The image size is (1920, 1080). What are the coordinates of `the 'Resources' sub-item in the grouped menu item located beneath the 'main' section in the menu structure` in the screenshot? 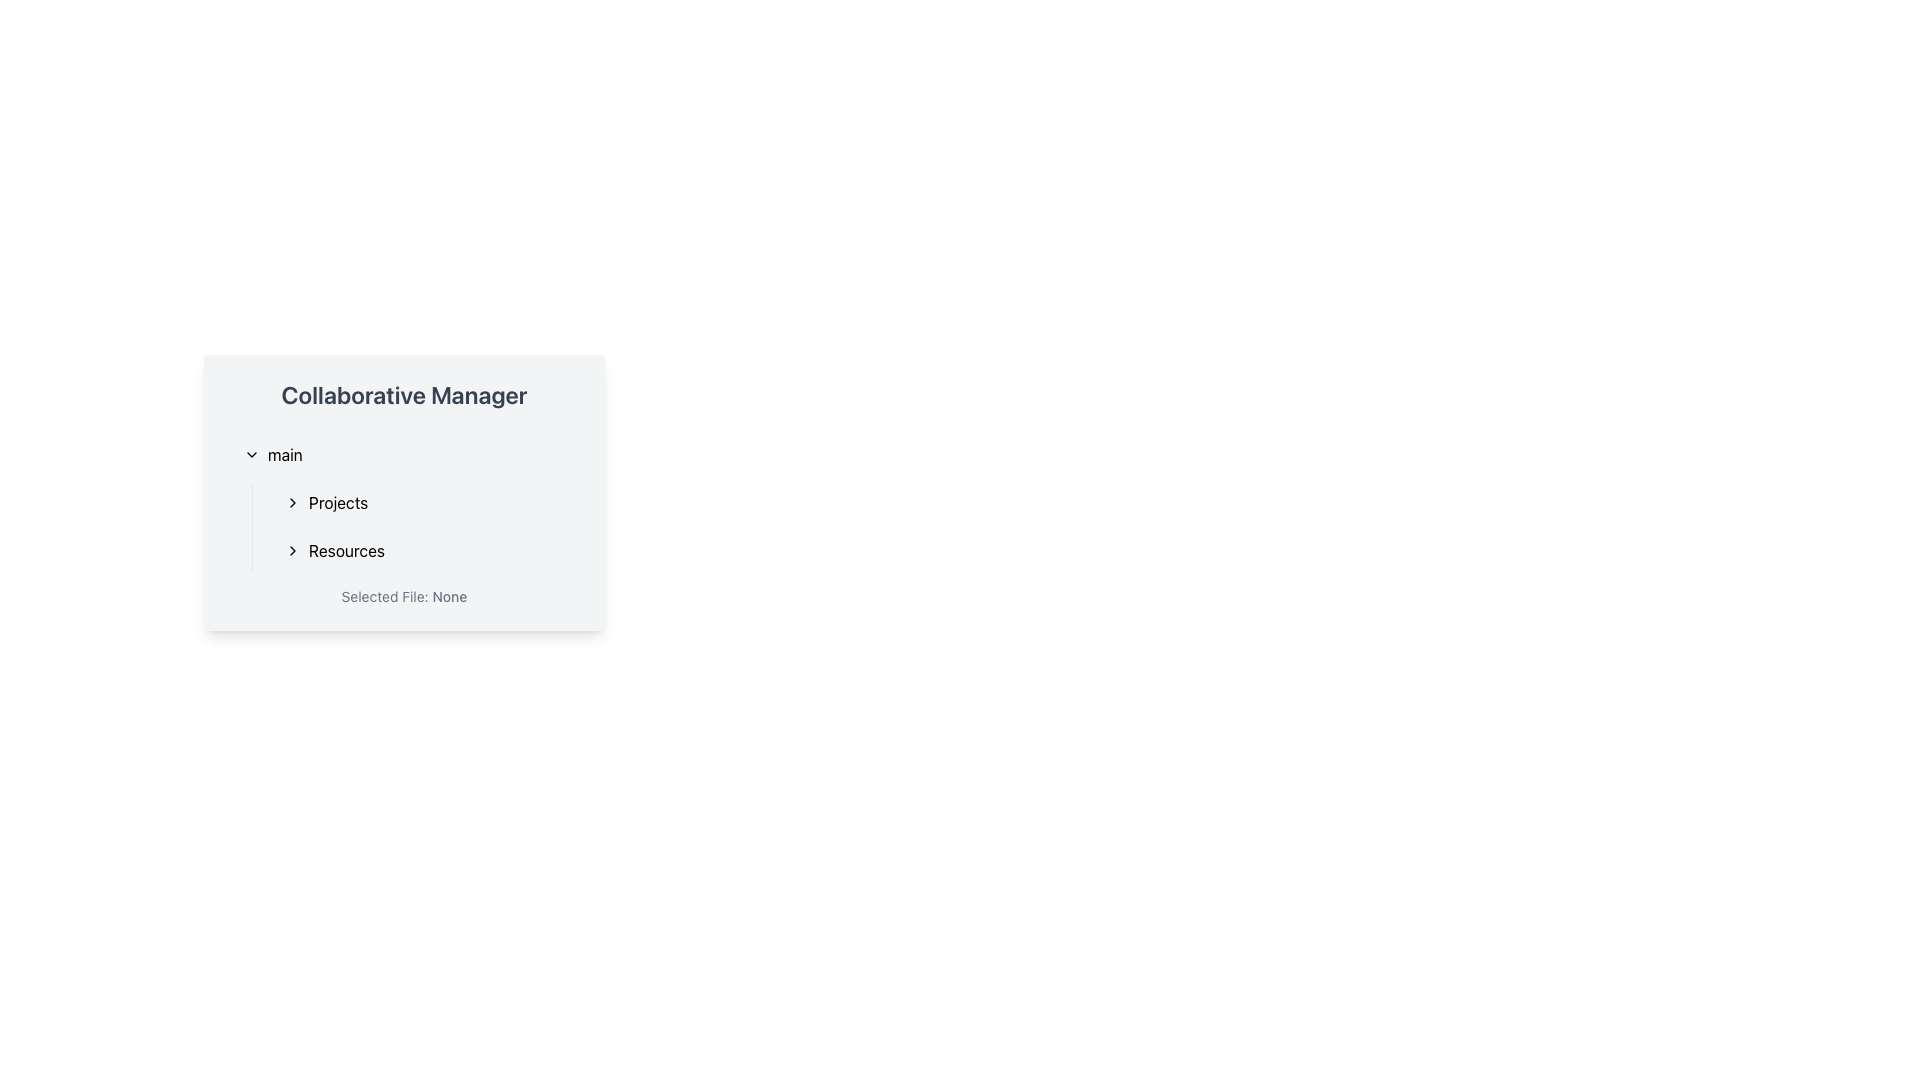 It's located at (415, 526).